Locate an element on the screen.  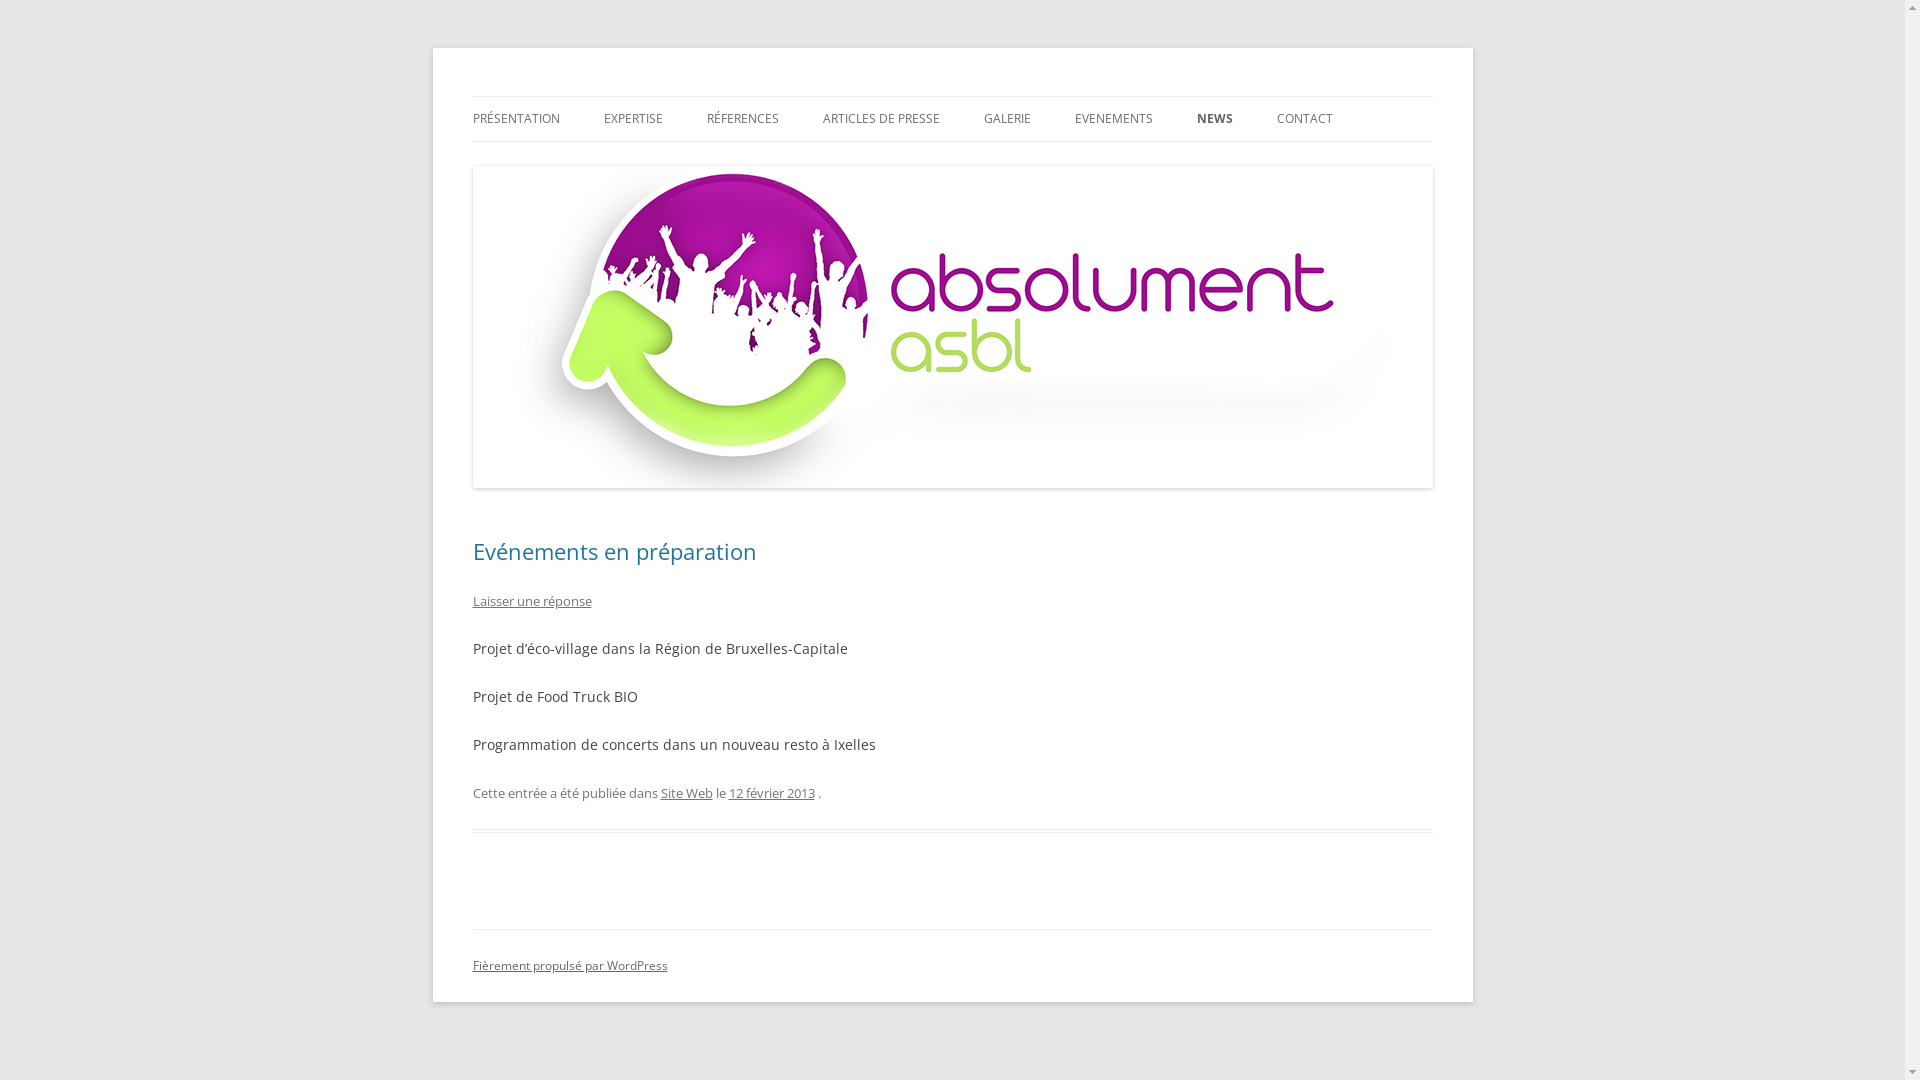
'Site Web' is located at coordinates (686, 792).